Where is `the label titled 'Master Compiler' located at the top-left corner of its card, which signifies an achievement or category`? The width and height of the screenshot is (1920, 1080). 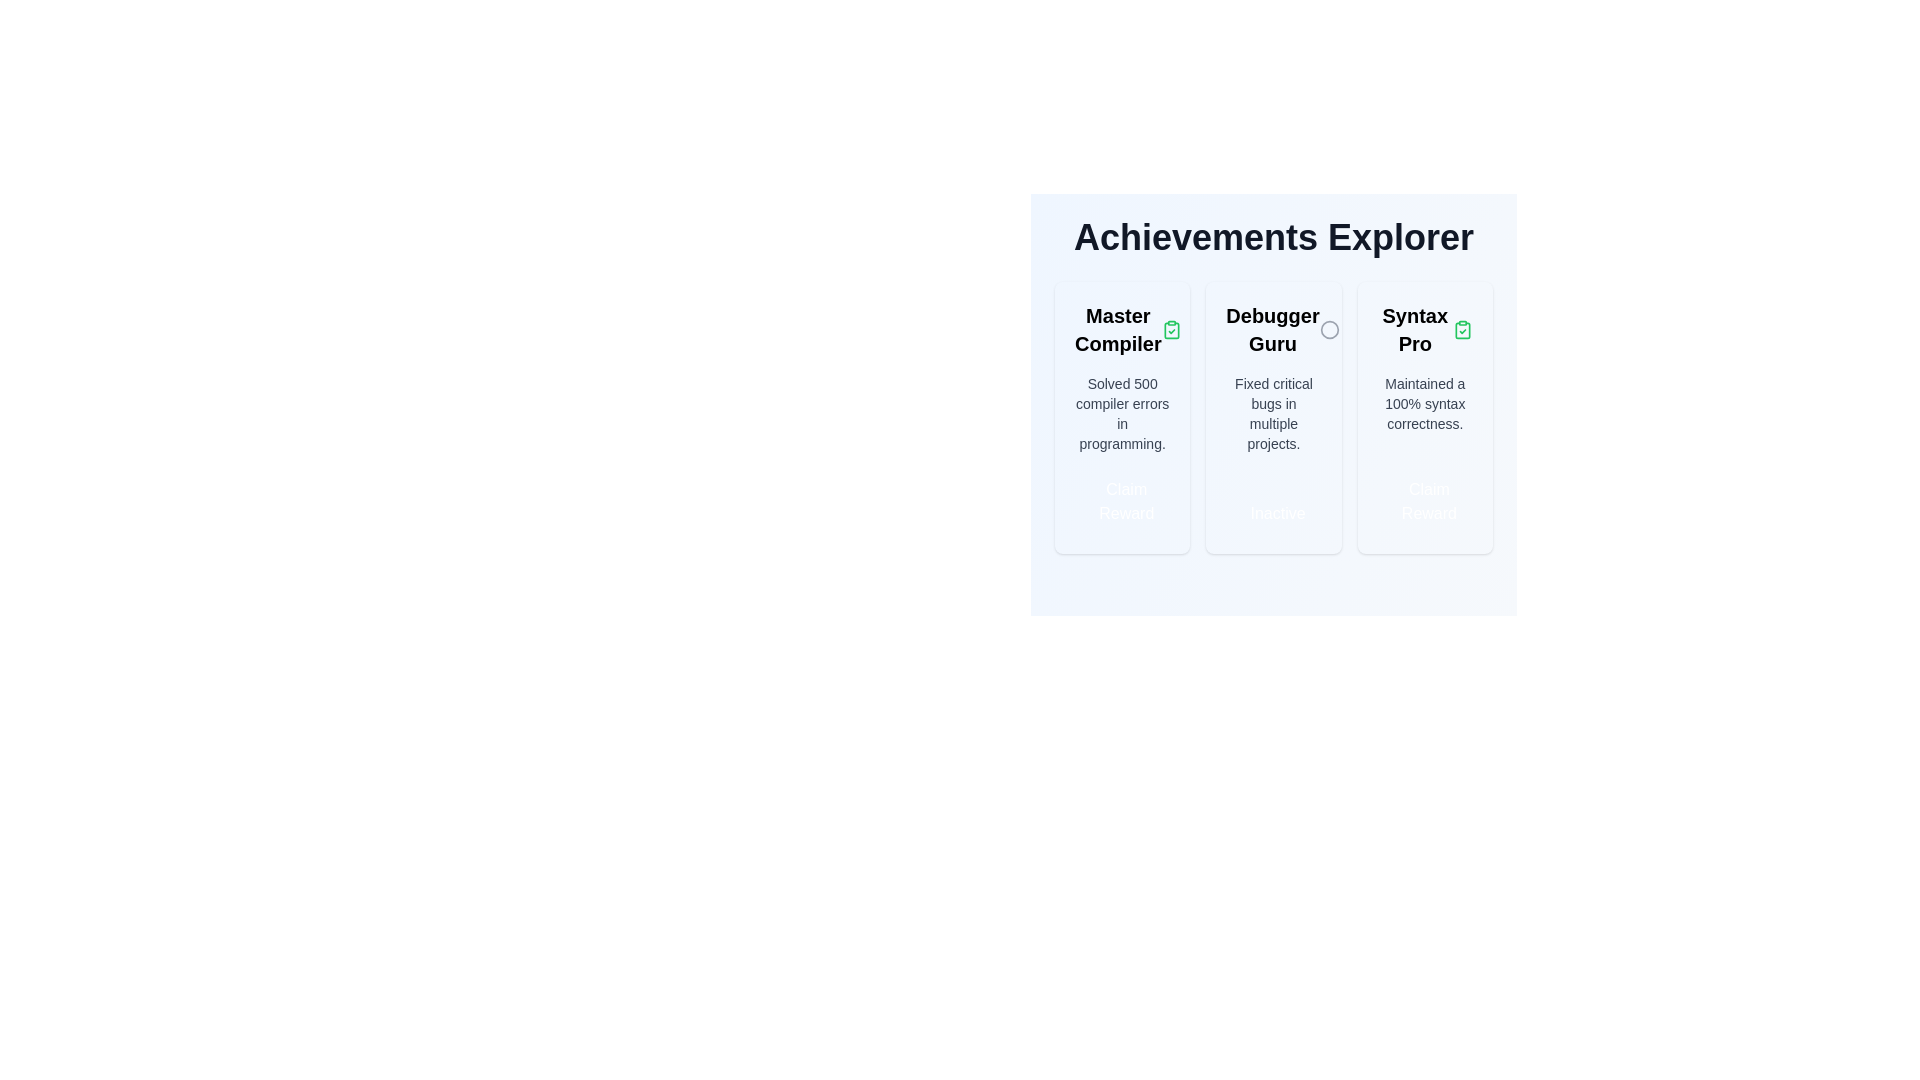
the label titled 'Master Compiler' located at the top-left corner of its card, which signifies an achievement or category is located at coordinates (1122, 329).